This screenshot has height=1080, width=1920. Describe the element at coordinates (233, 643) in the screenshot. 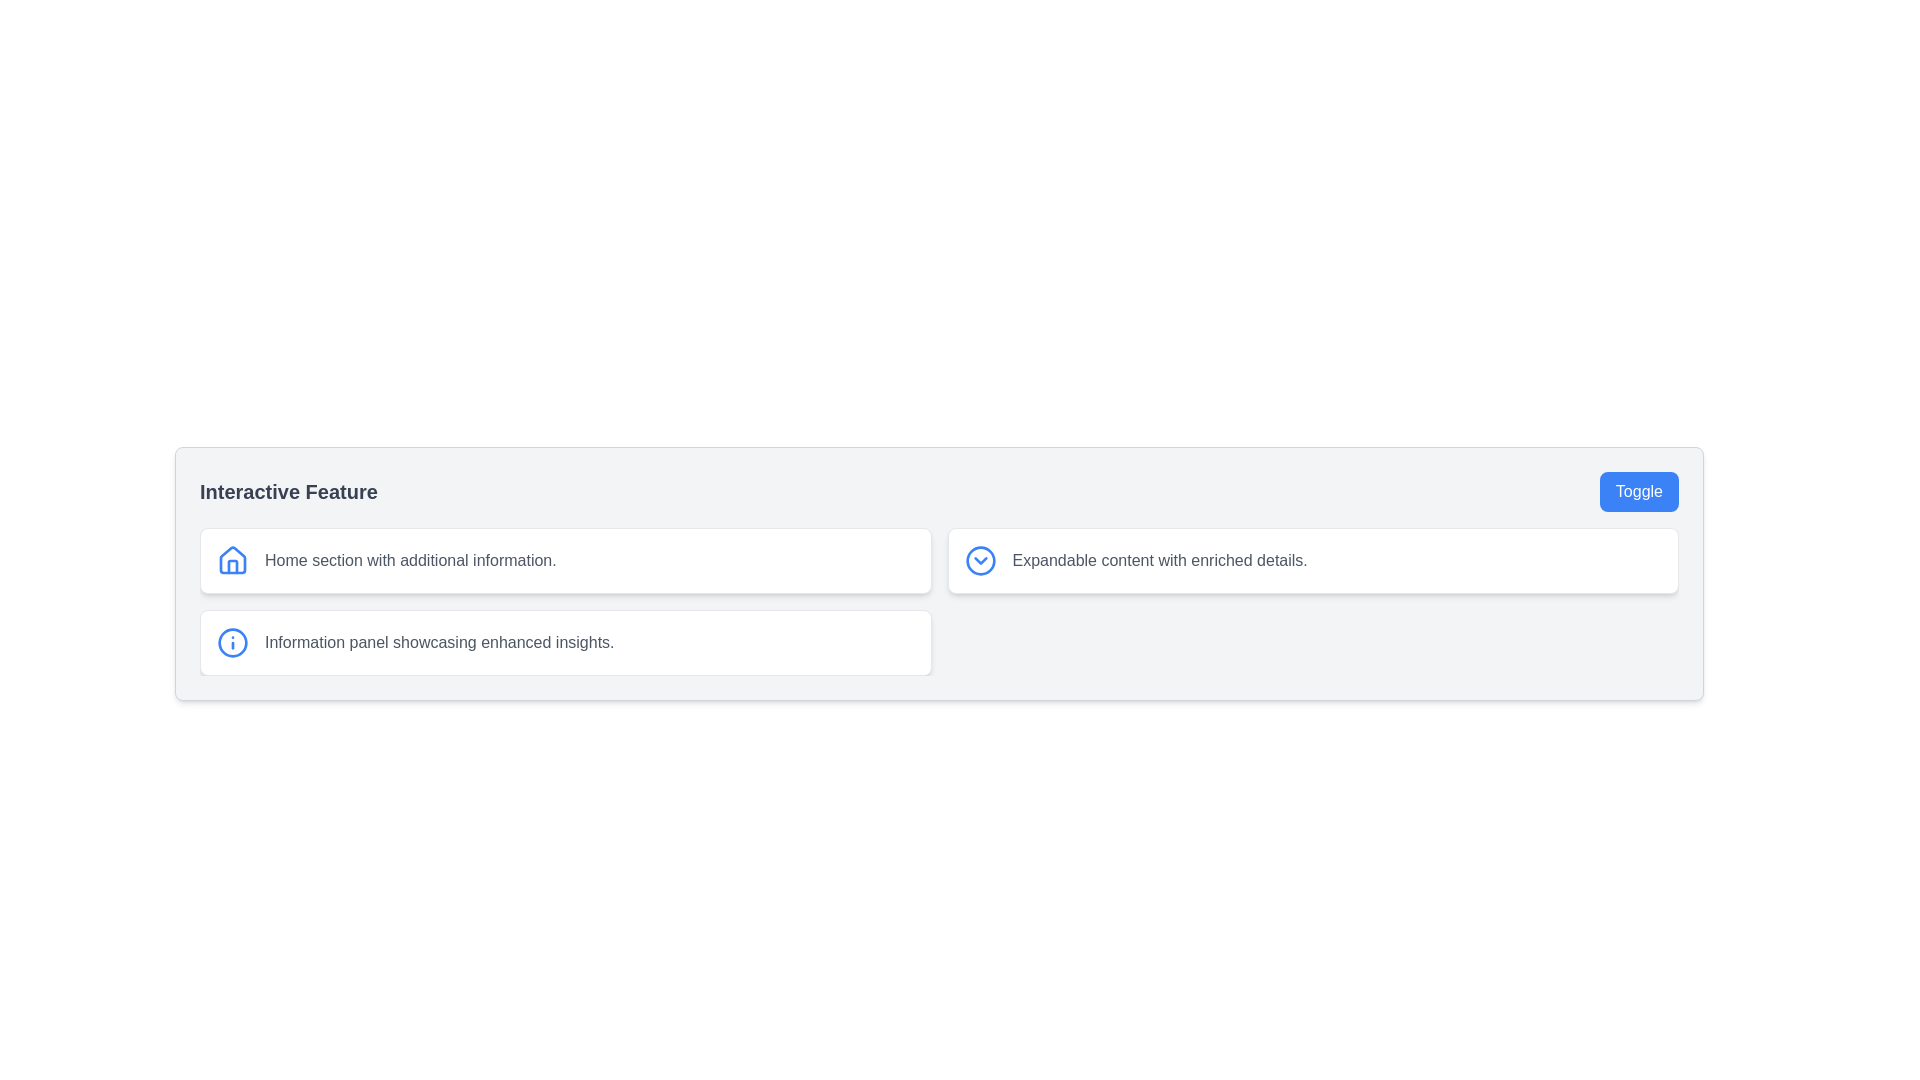

I see `the informational SVG icon located on the left side of the 'Information panel showcasing enhanced insights.' text in the lower left quadrant of the interface` at that location.